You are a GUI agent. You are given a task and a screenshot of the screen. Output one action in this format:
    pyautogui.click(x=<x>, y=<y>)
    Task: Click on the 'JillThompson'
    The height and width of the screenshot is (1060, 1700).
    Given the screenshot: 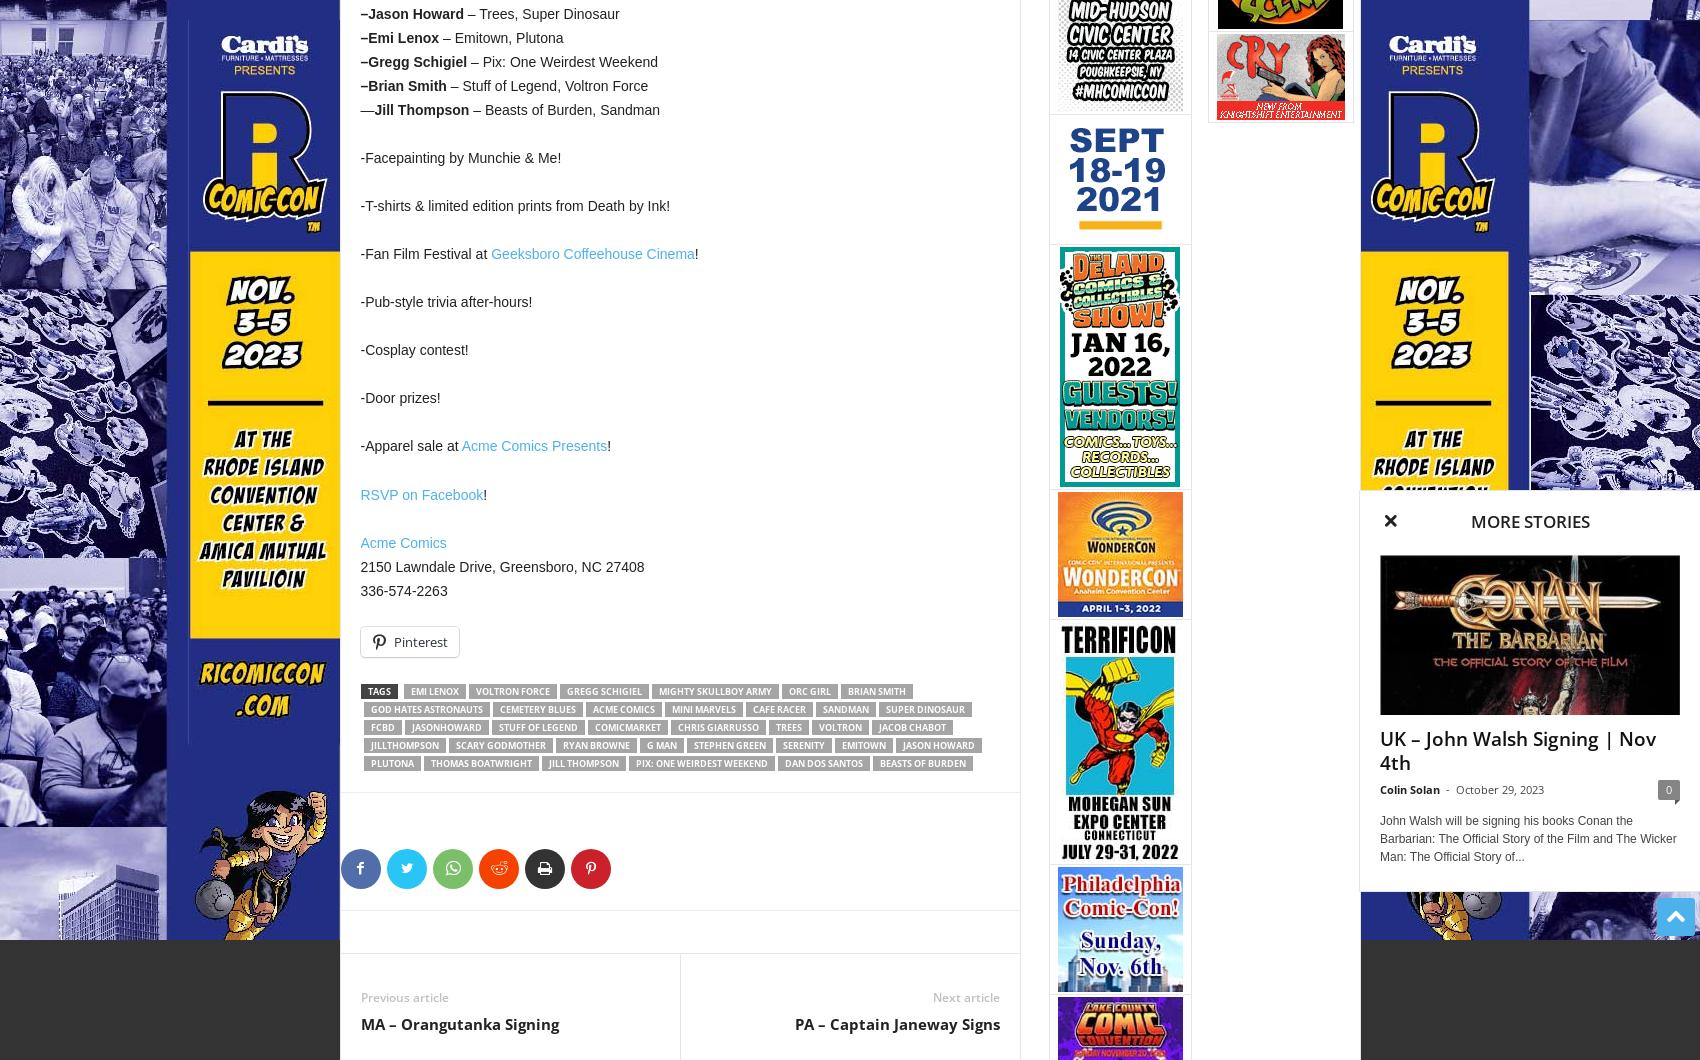 What is the action you would take?
    pyautogui.click(x=402, y=743)
    